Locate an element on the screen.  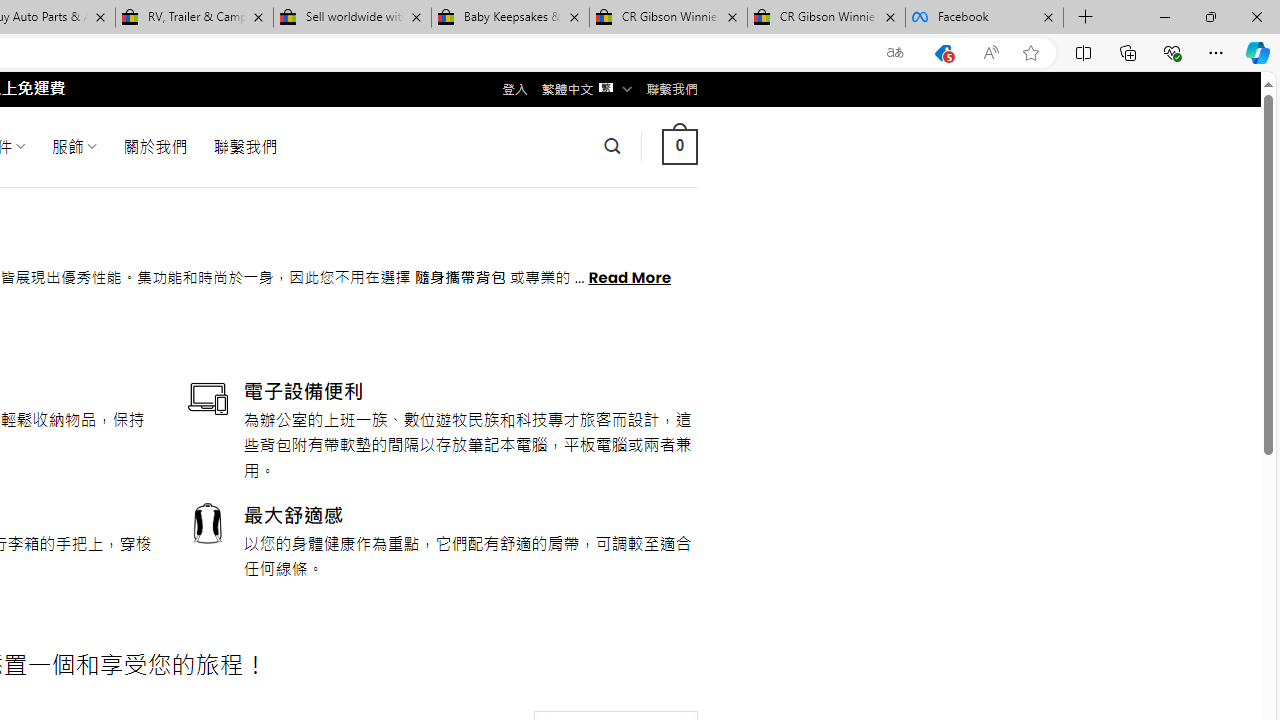
' 0 ' is located at coordinates (679, 145).